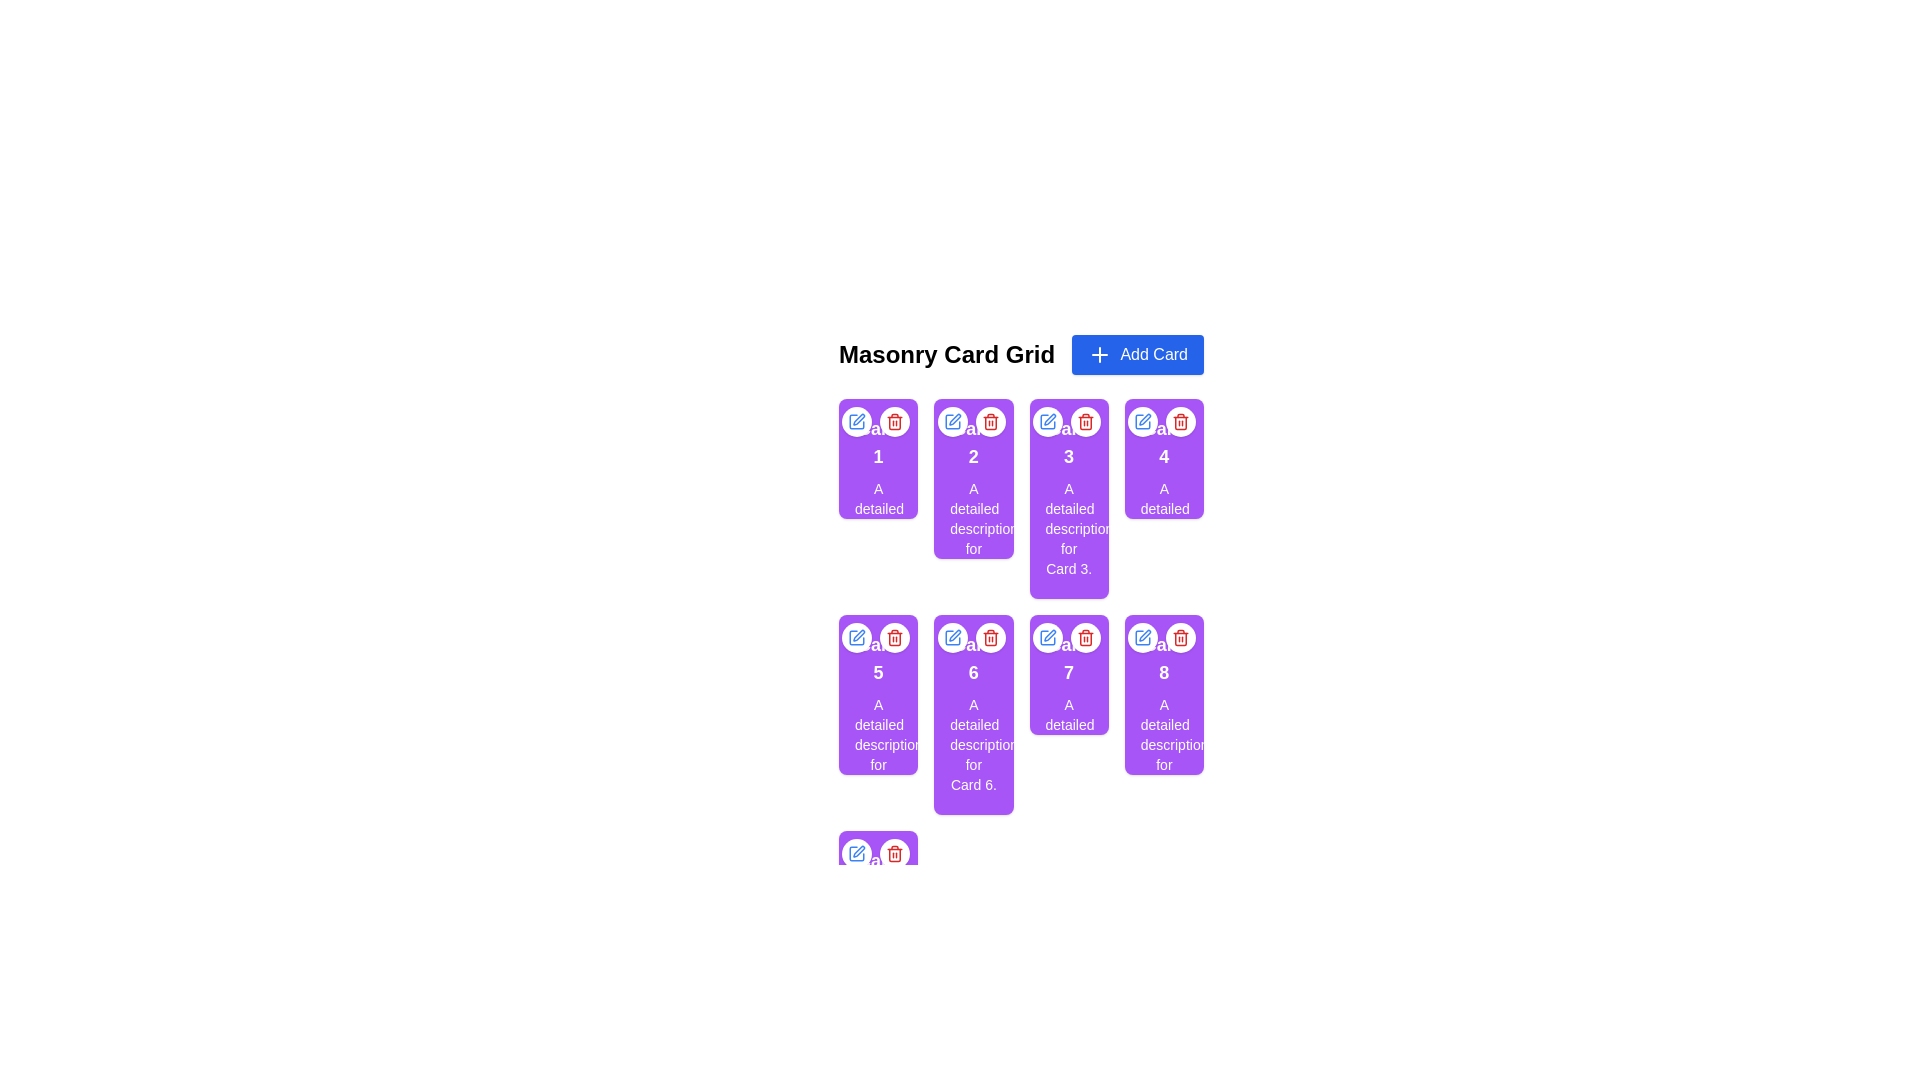 This screenshot has height=1080, width=1920. What do you see at coordinates (1180, 637) in the screenshot?
I see `the circular delete button with a red trashcan icon located at the top-right corner of the card` at bounding box center [1180, 637].